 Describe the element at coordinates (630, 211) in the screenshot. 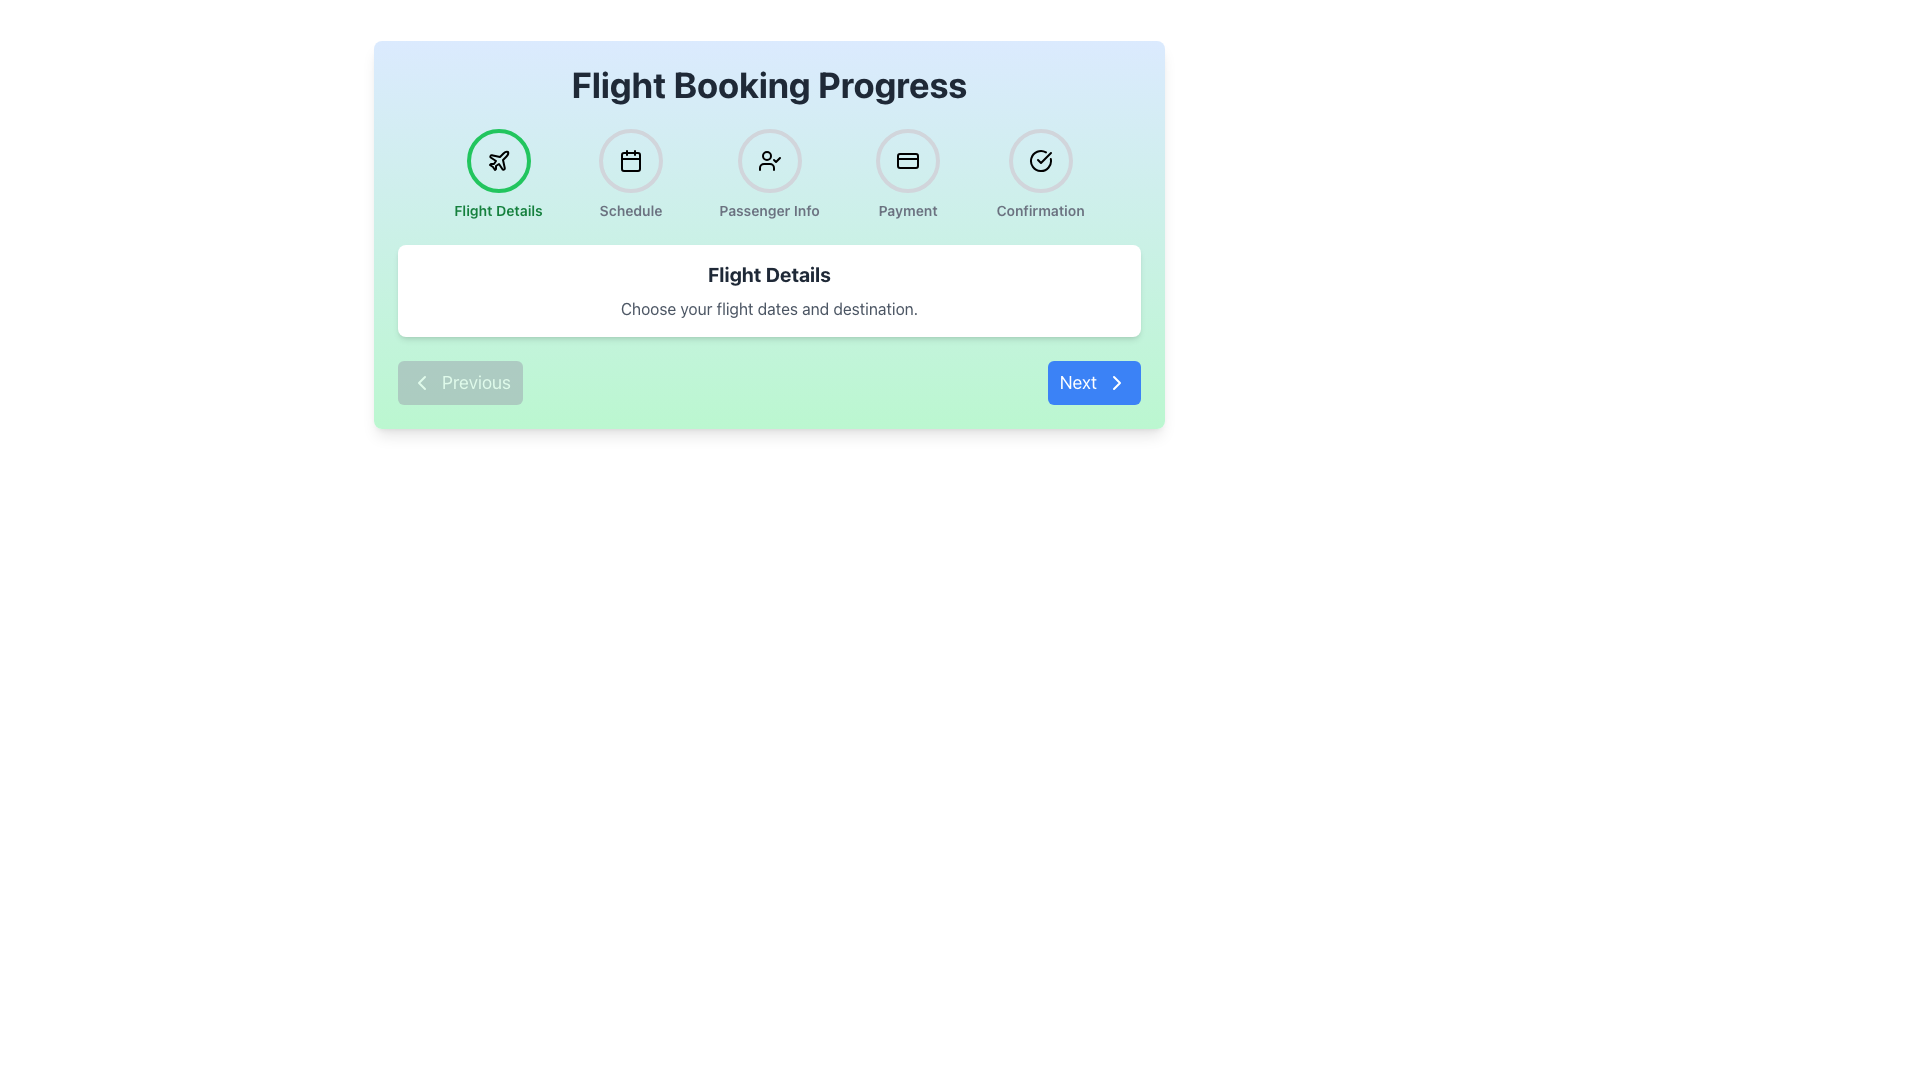

I see `text label that displays the word 'Schedule' in bold gray font, located below the calendar icon in the progress tracker section` at that location.